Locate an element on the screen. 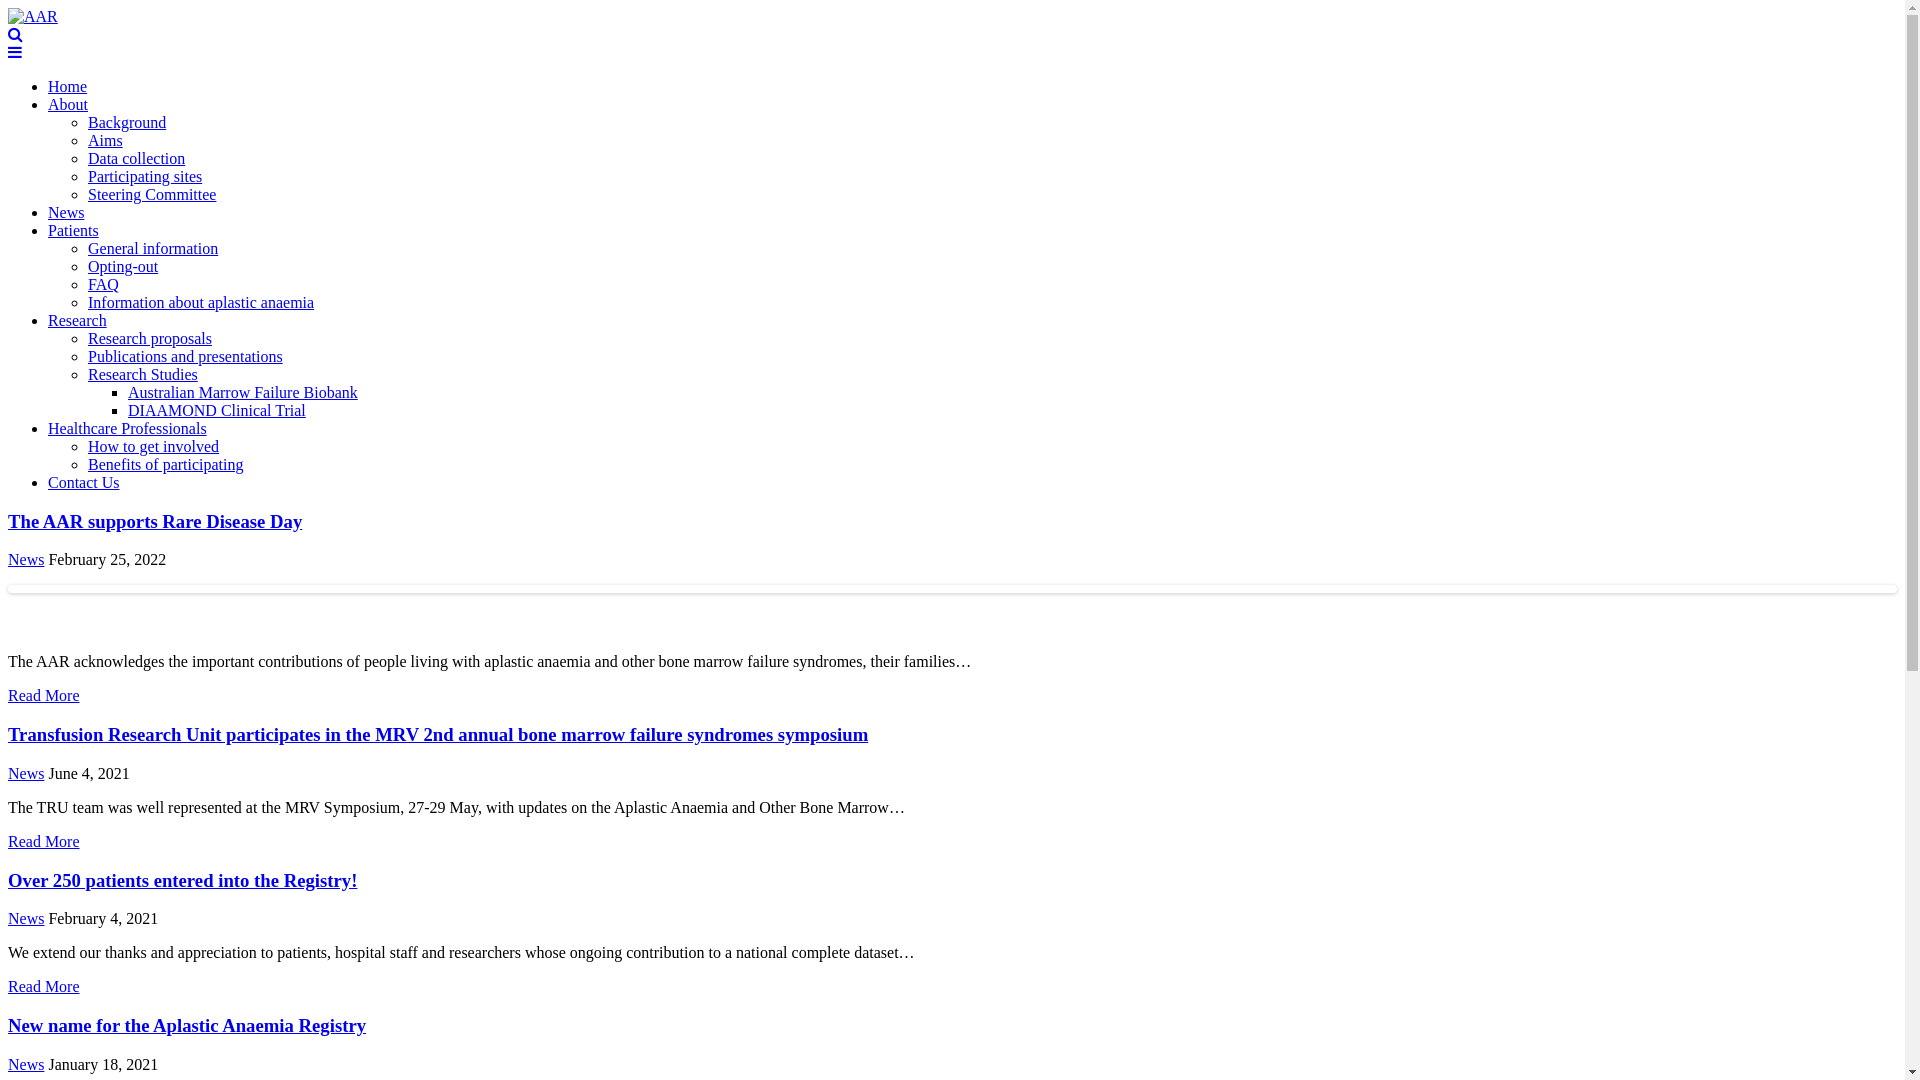  'Aims' is located at coordinates (104, 139).